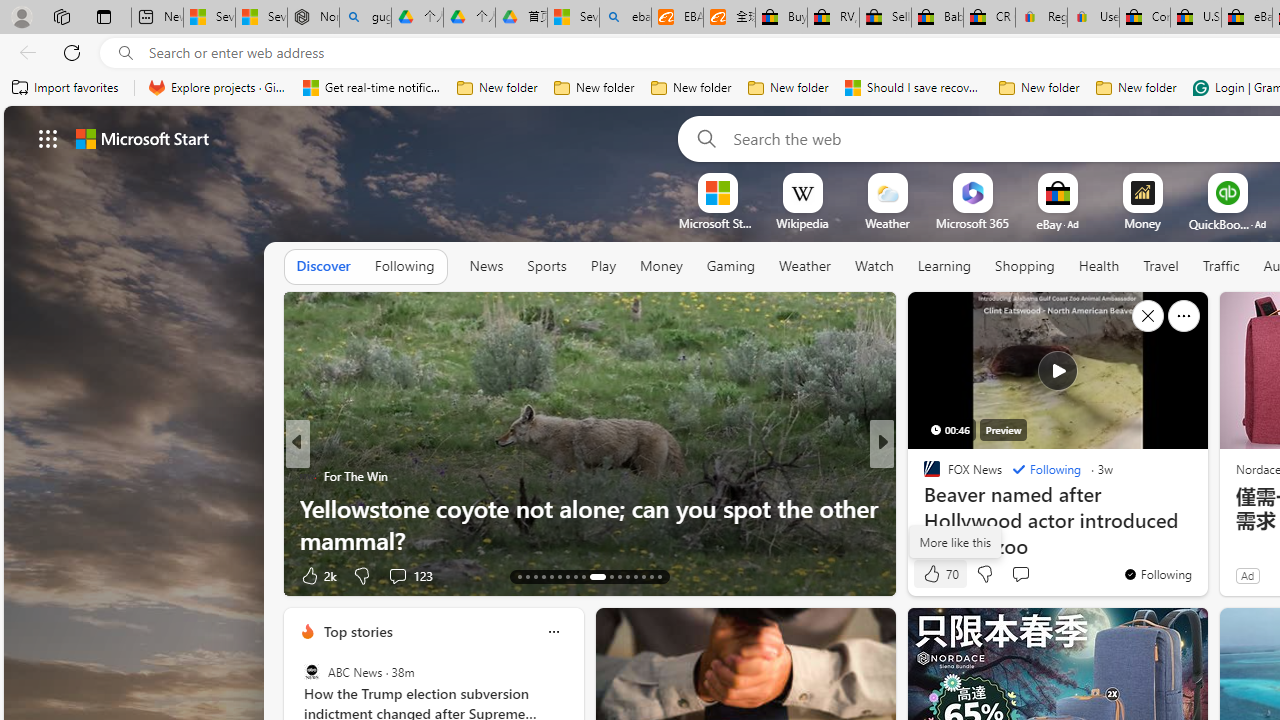 Image resolution: width=1280 pixels, height=720 pixels. Describe the element at coordinates (626, 577) in the screenshot. I see `'AutomationID: tab-25'` at that location.